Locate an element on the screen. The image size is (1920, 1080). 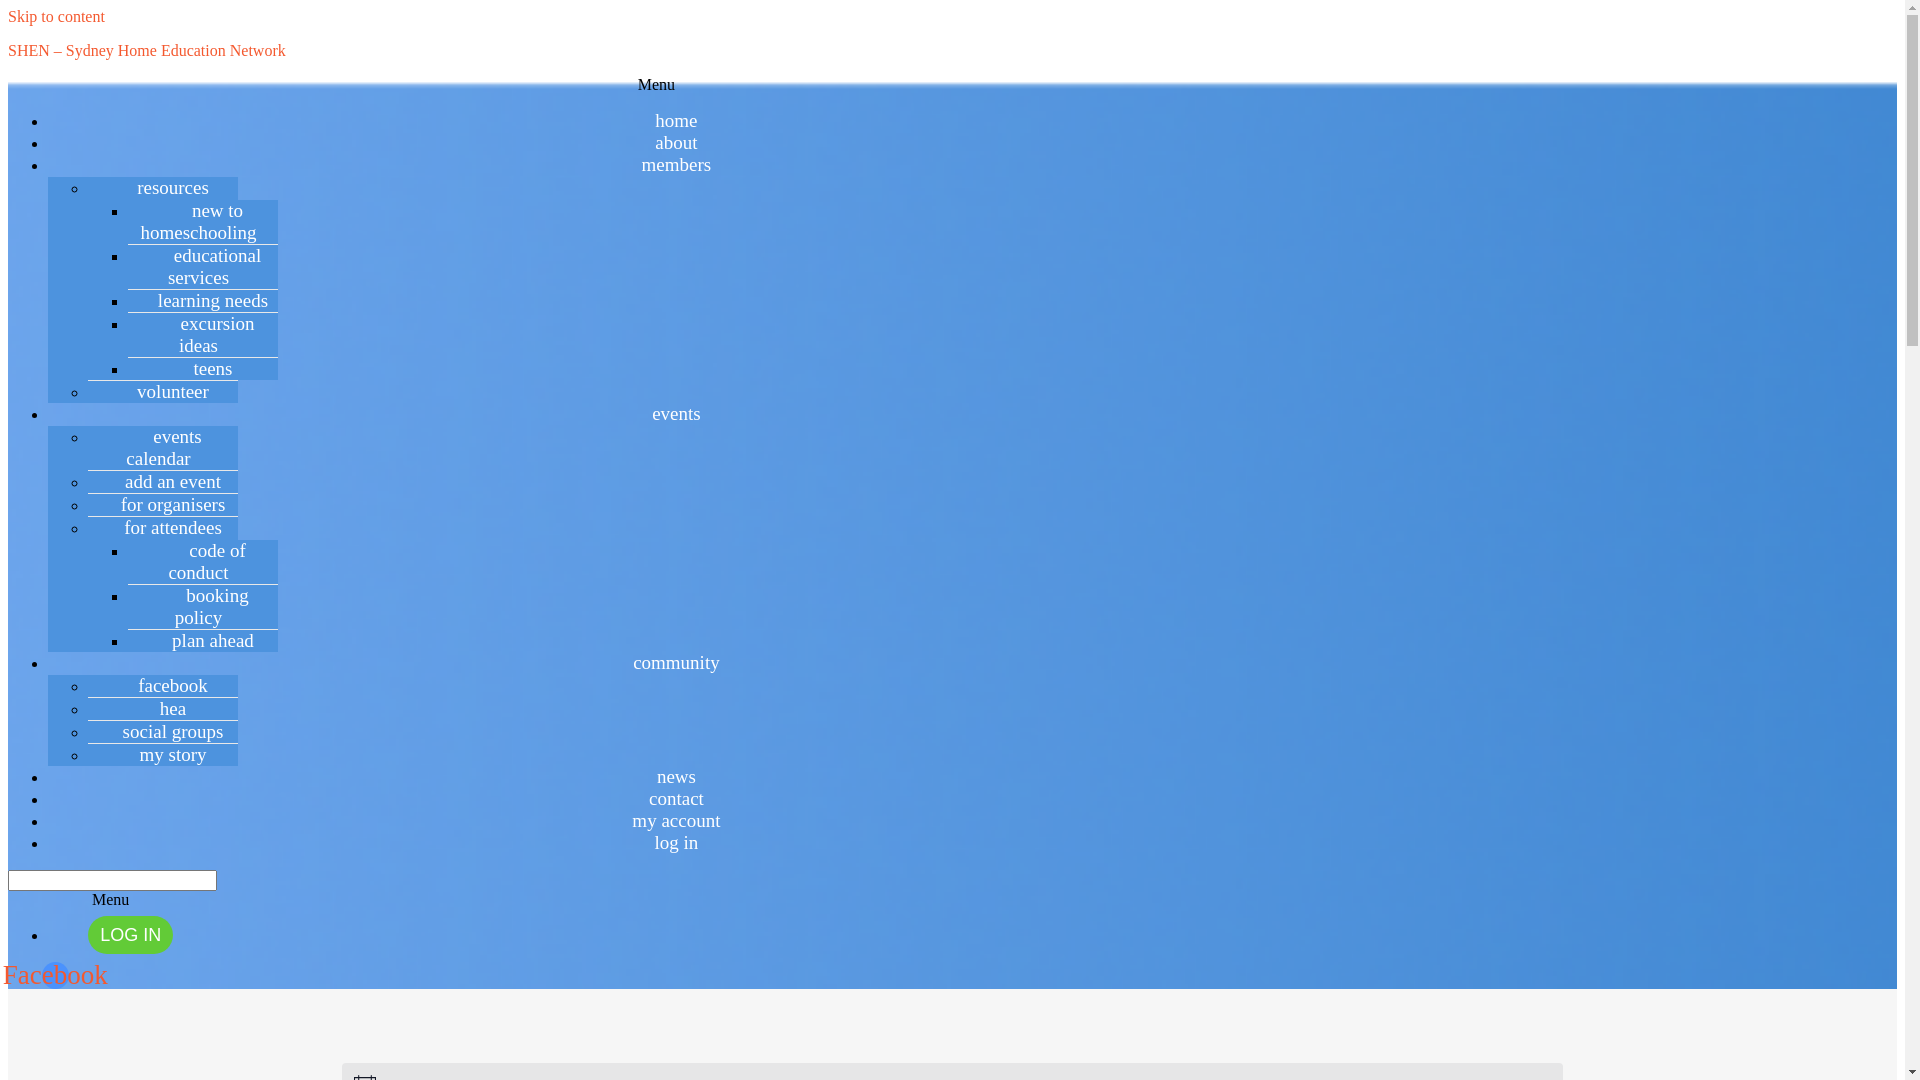
'my story' is located at coordinates (162, 754).